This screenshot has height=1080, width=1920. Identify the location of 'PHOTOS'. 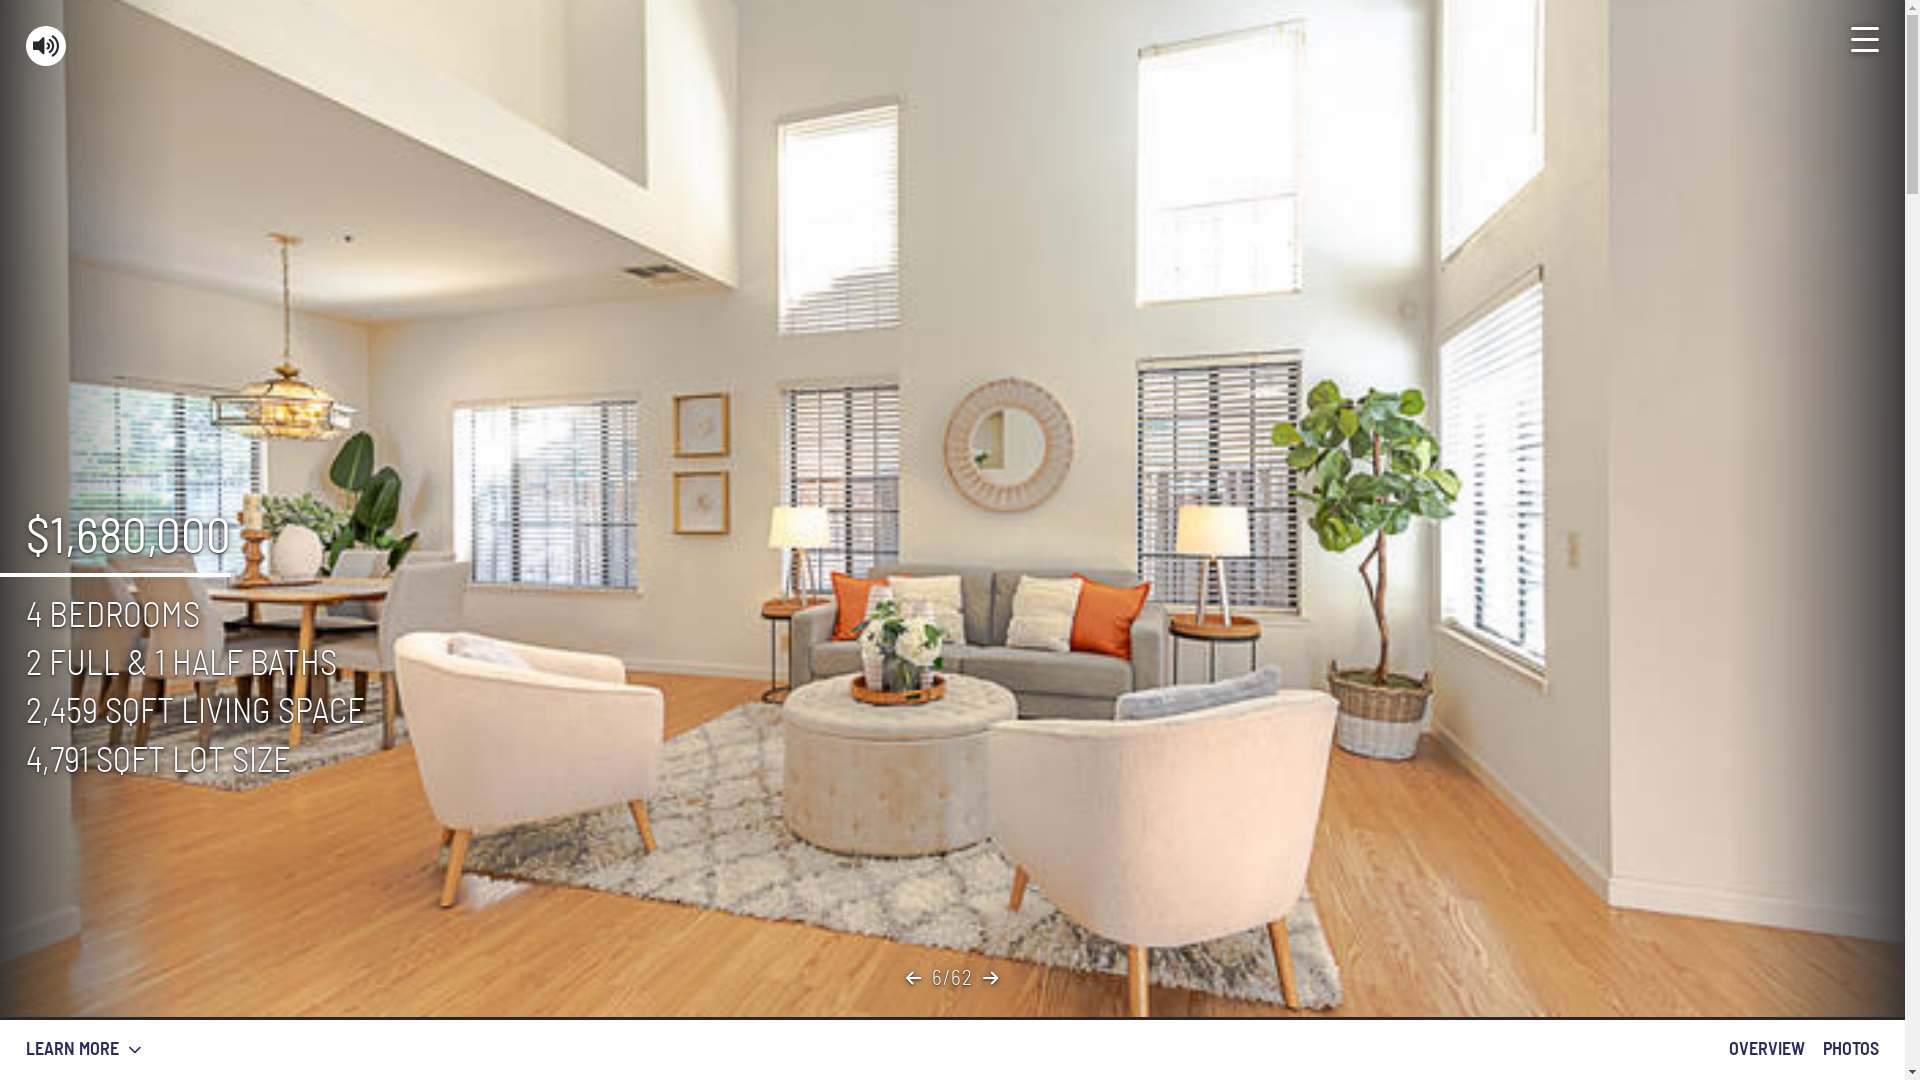
(1850, 1048).